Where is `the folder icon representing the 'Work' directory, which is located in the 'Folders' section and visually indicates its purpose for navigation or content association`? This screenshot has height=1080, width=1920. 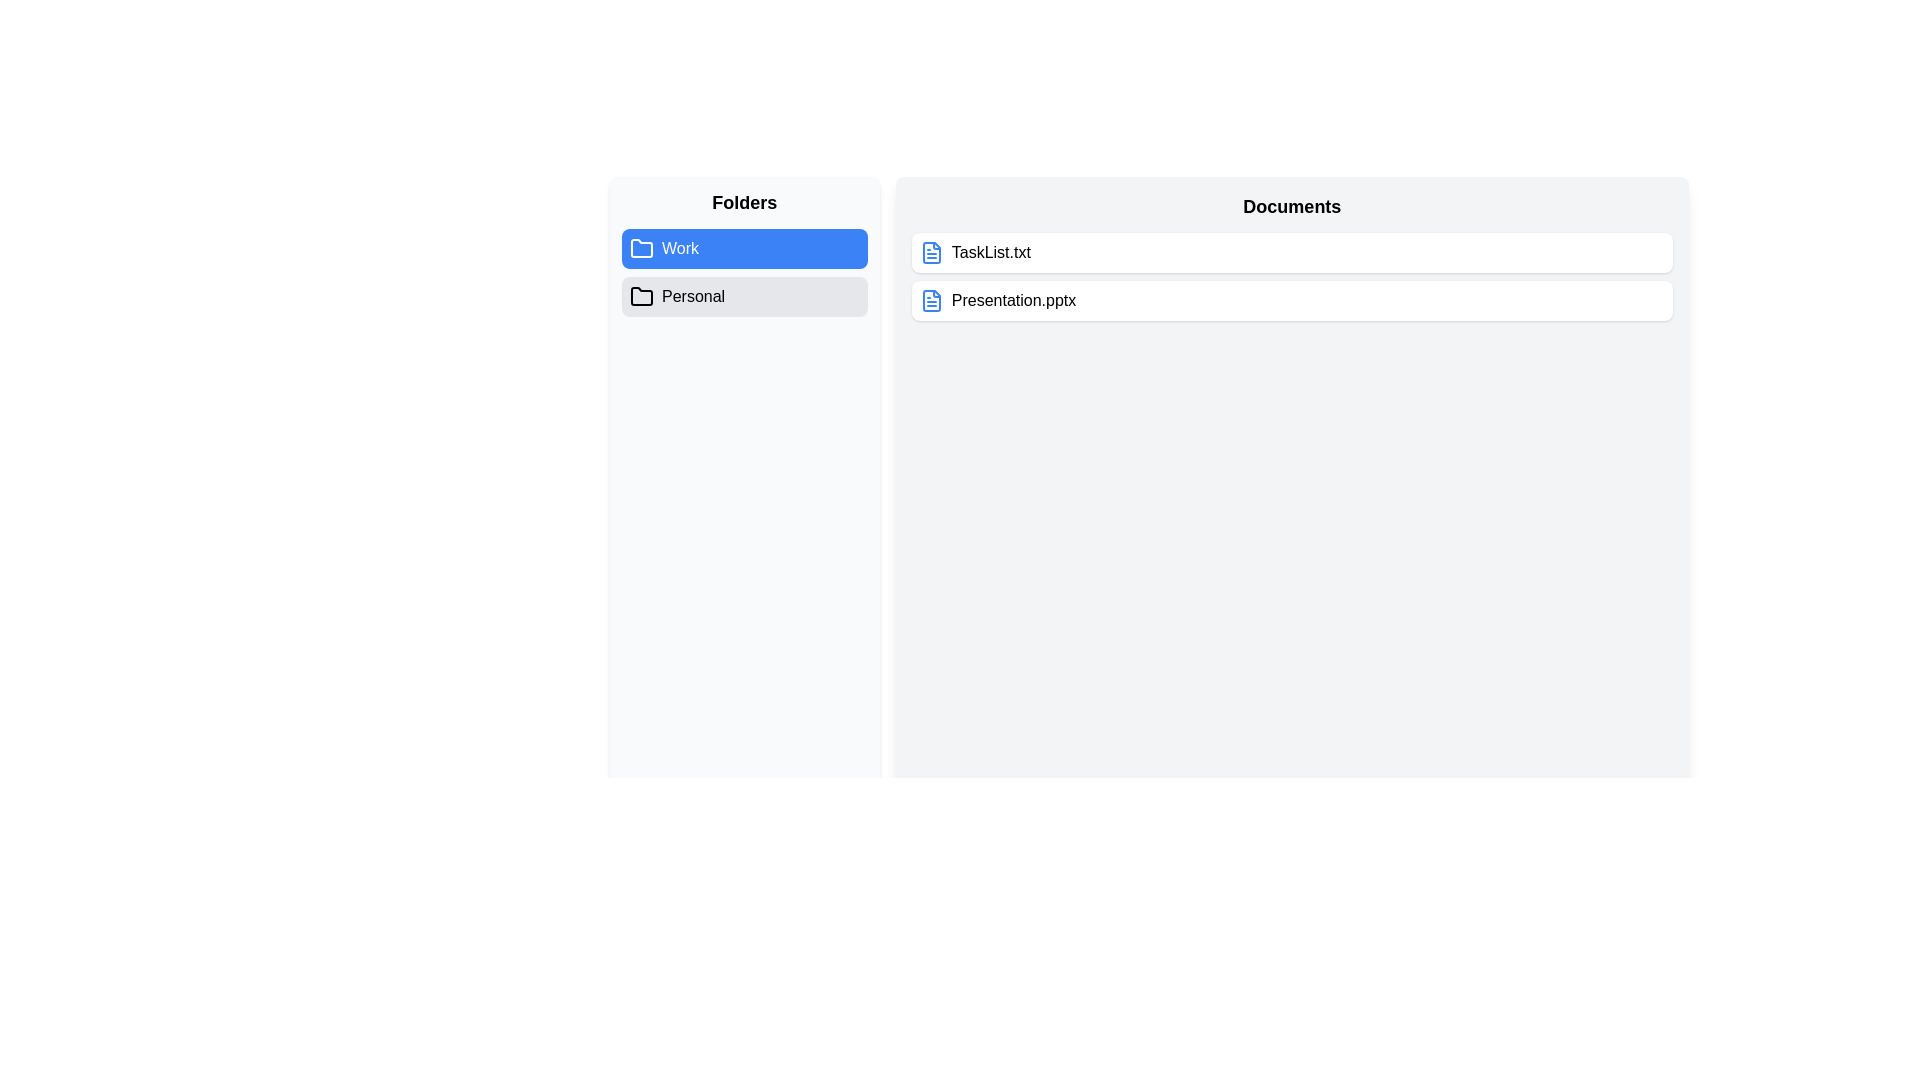 the folder icon representing the 'Work' directory, which is located in the 'Folders' section and visually indicates its purpose for navigation or content association is located at coordinates (642, 248).